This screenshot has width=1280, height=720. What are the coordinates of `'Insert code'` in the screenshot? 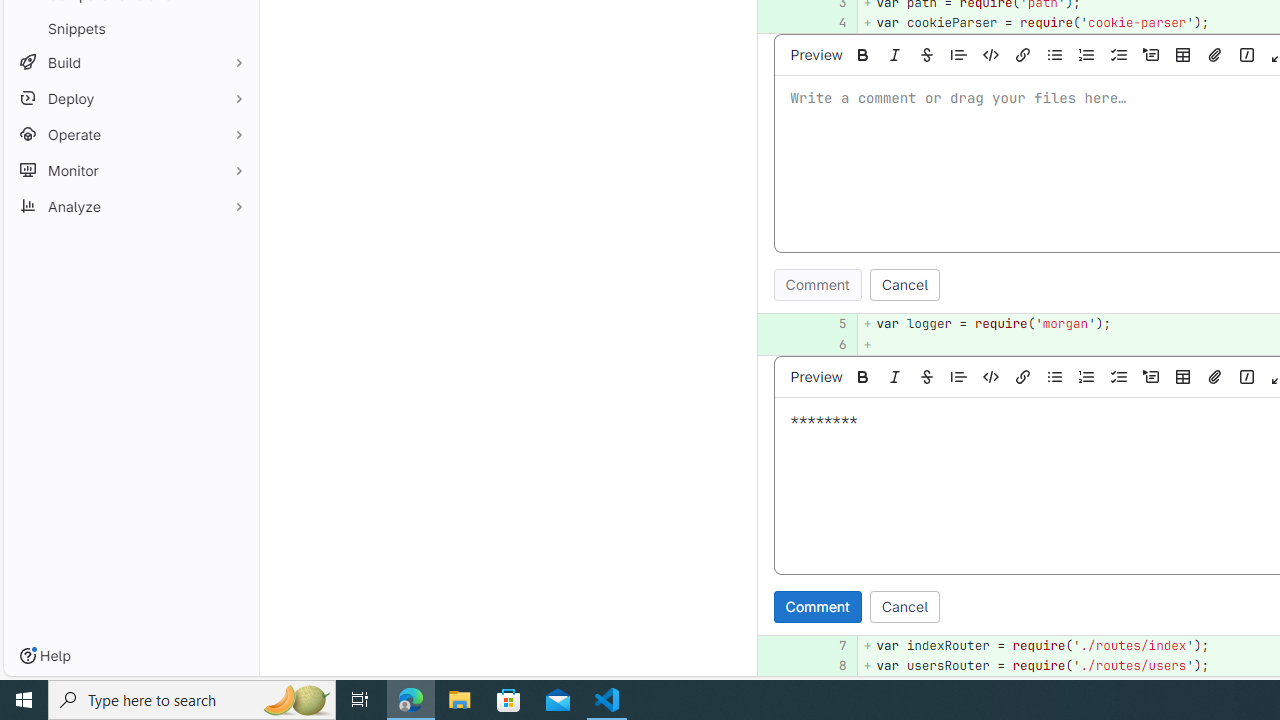 It's located at (991, 376).